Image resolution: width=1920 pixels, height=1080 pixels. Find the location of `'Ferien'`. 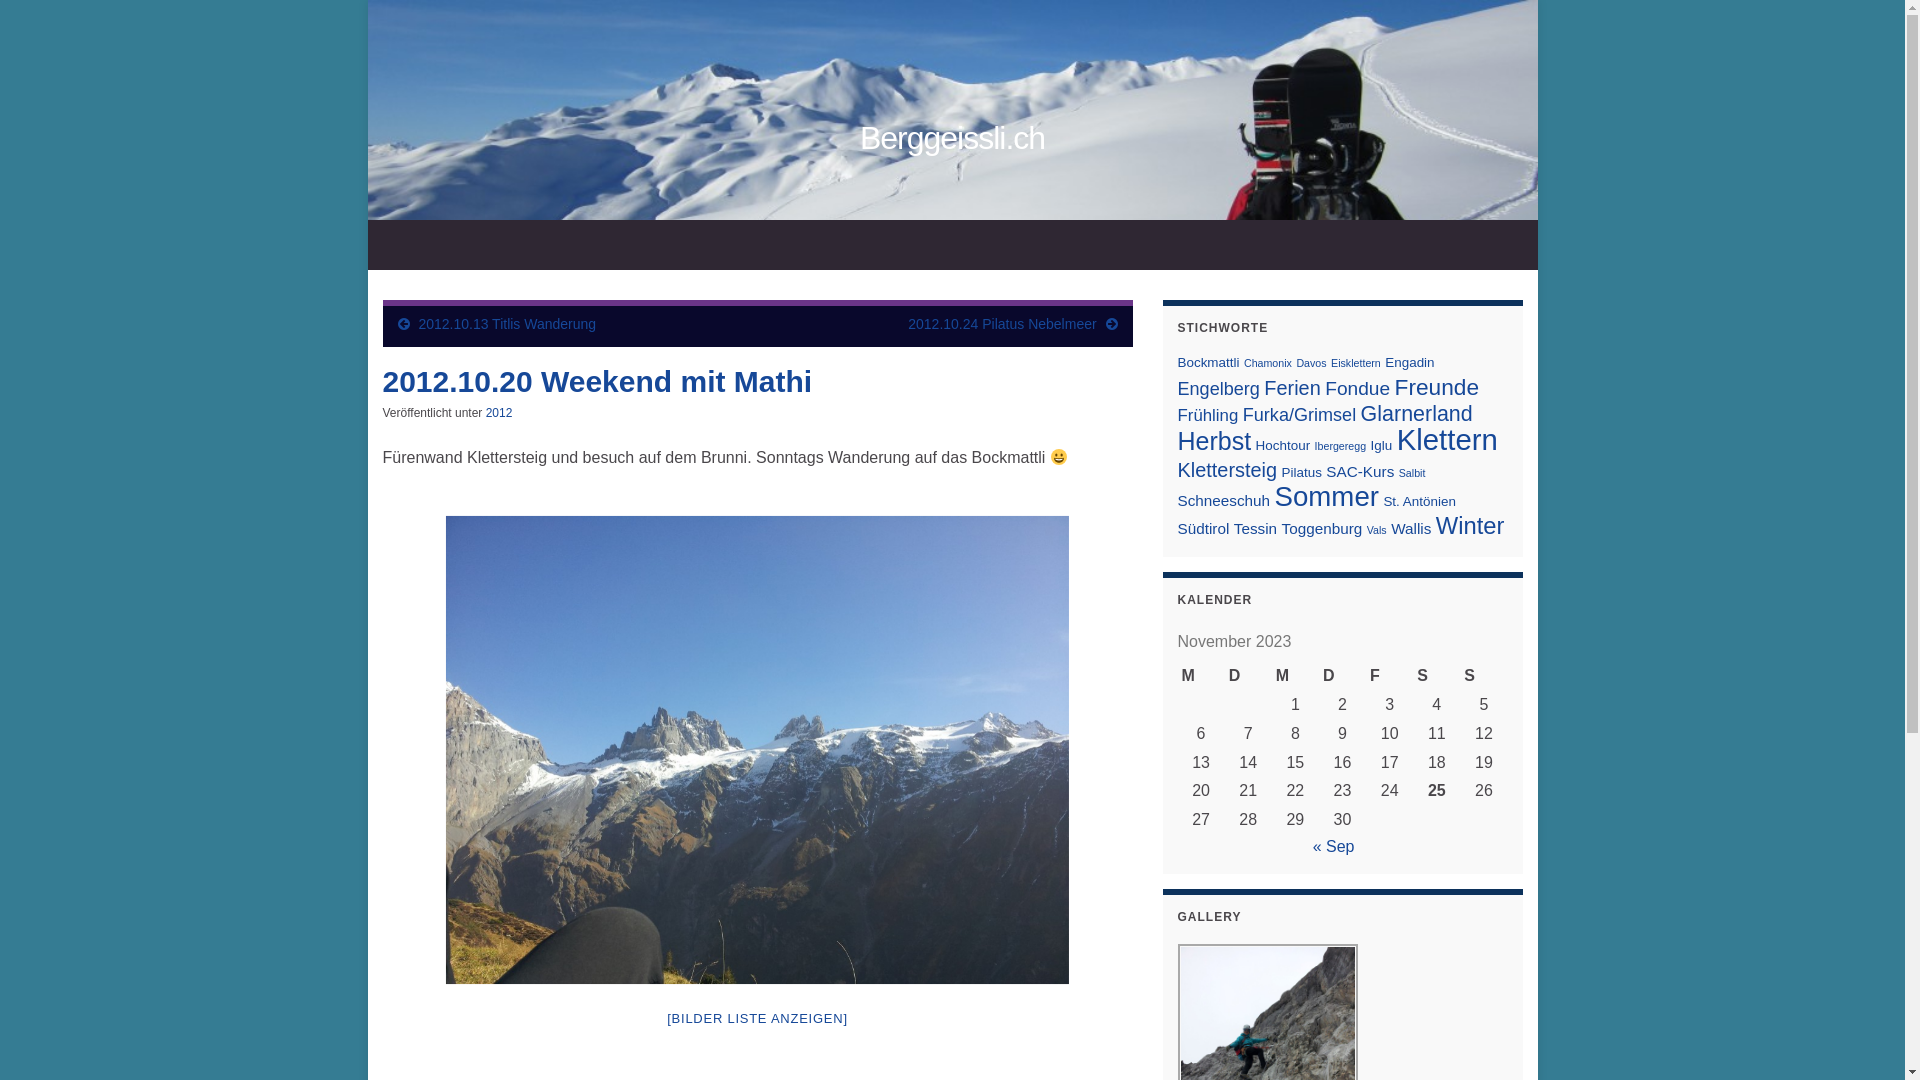

'Ferien' is located at coordinates (1291, 388).